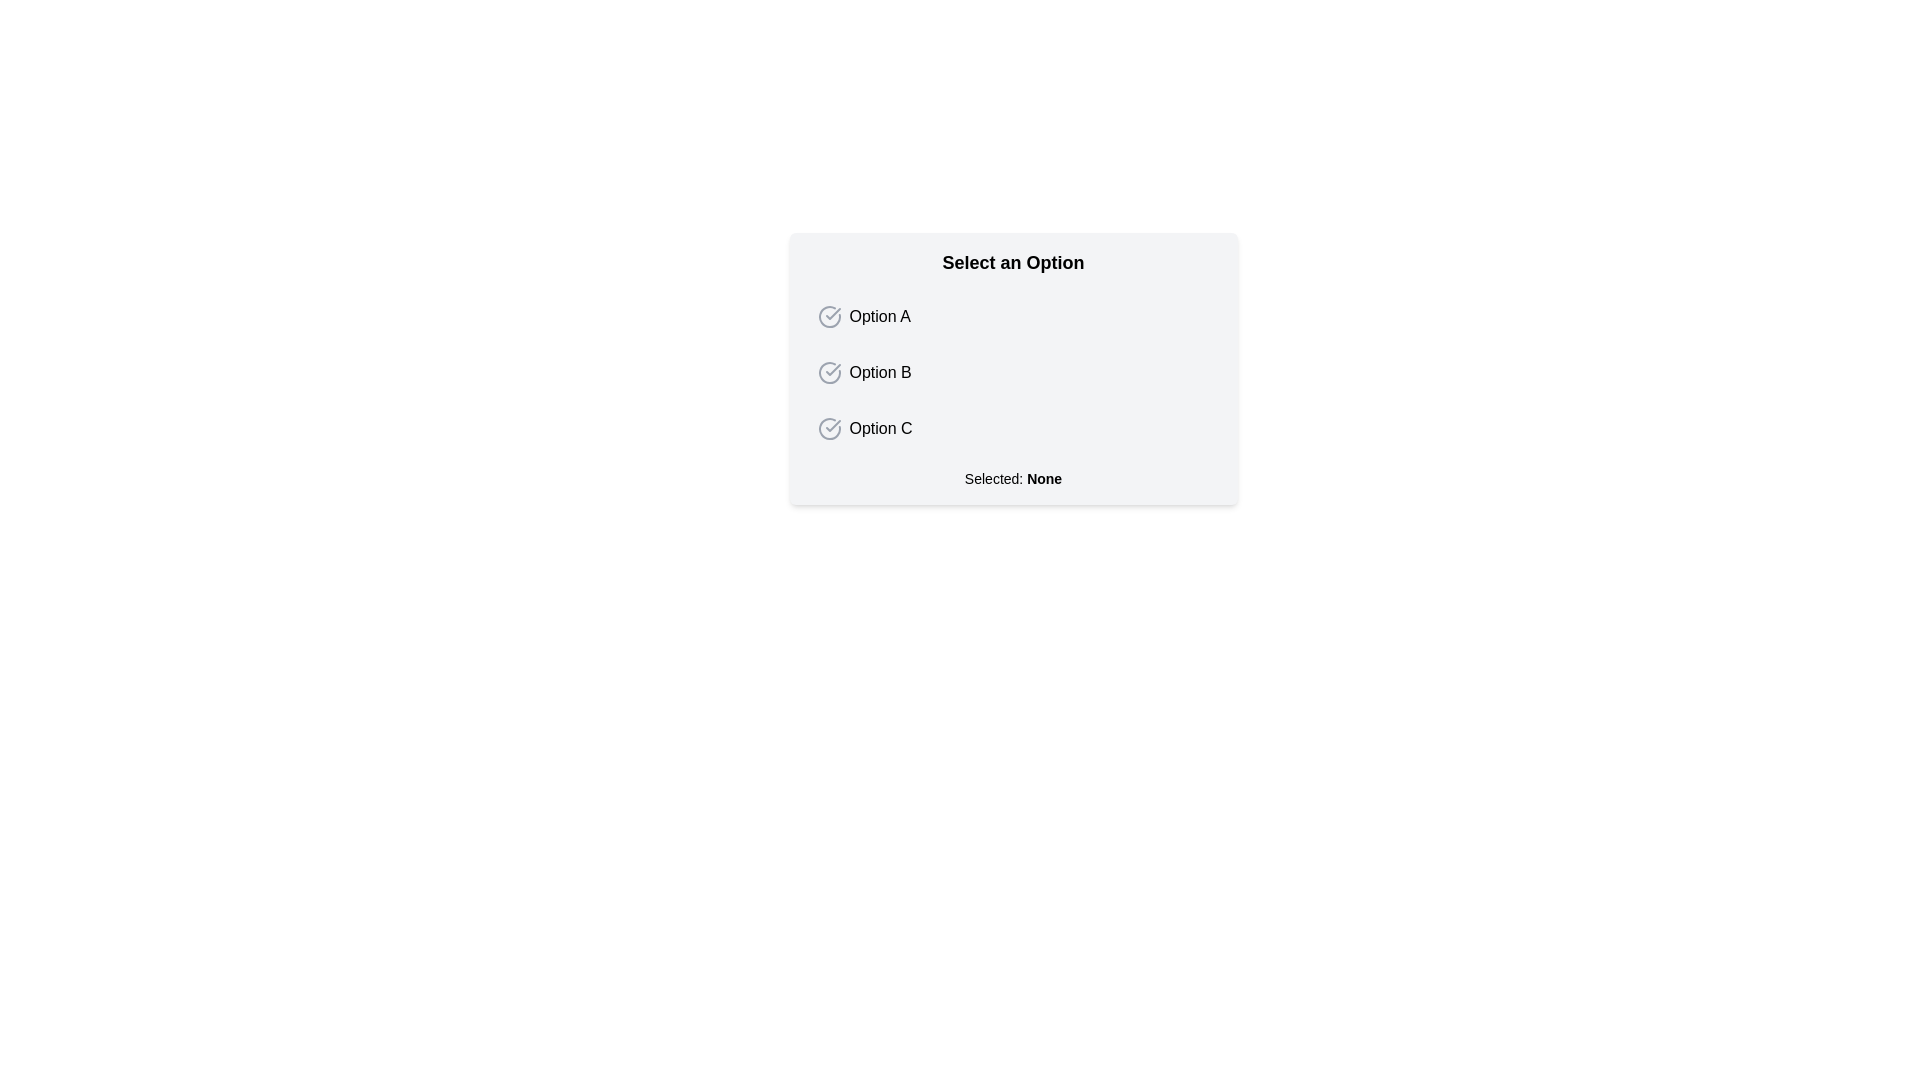 The height and width of the screenshot is (1080, 1920). I want to click on text content of the element indicating the current selection status, which displays 'Selected: None' at the bottom of the selection panel, so click(1043, 478).